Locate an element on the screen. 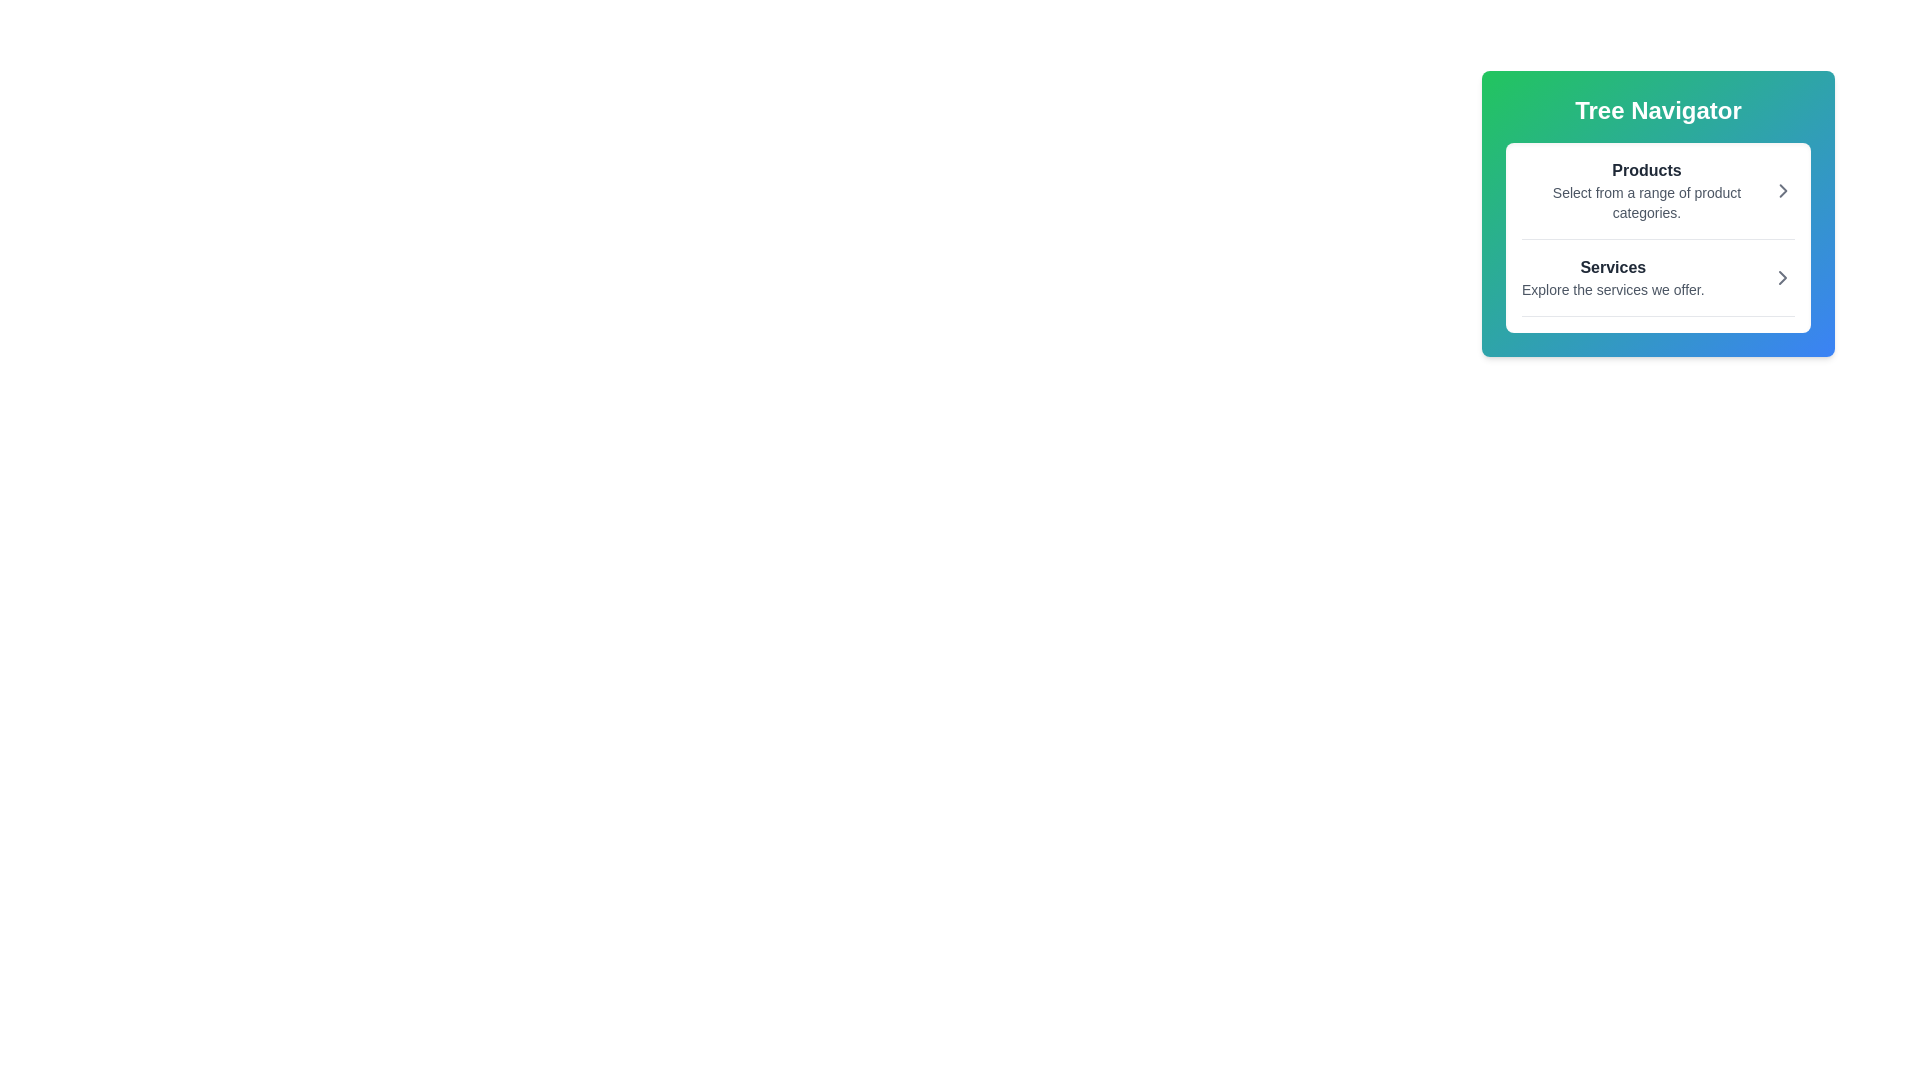  the textual component titled 'Services' located in the lower section of the 'Tree Navigator' card is located at coordinates (1613, 277).